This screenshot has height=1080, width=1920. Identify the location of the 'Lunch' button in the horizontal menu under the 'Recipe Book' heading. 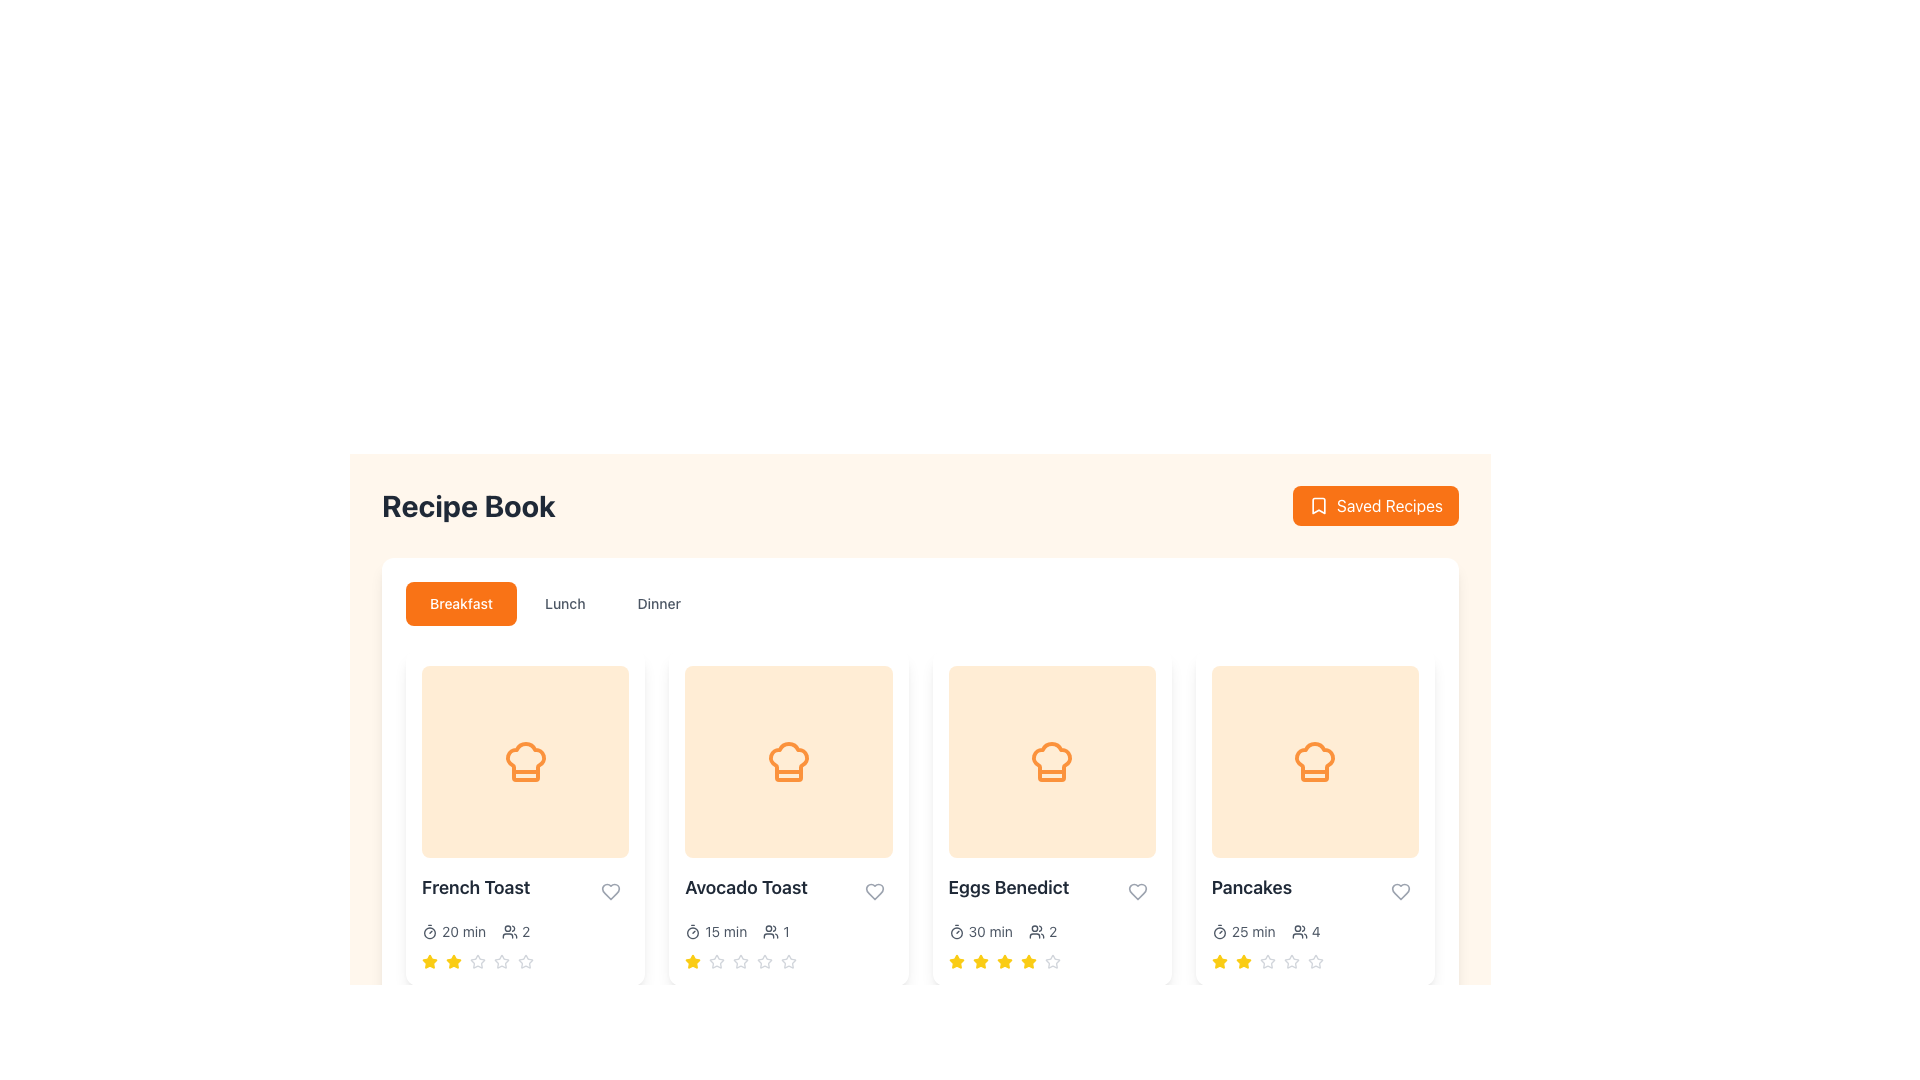
(564, 603).